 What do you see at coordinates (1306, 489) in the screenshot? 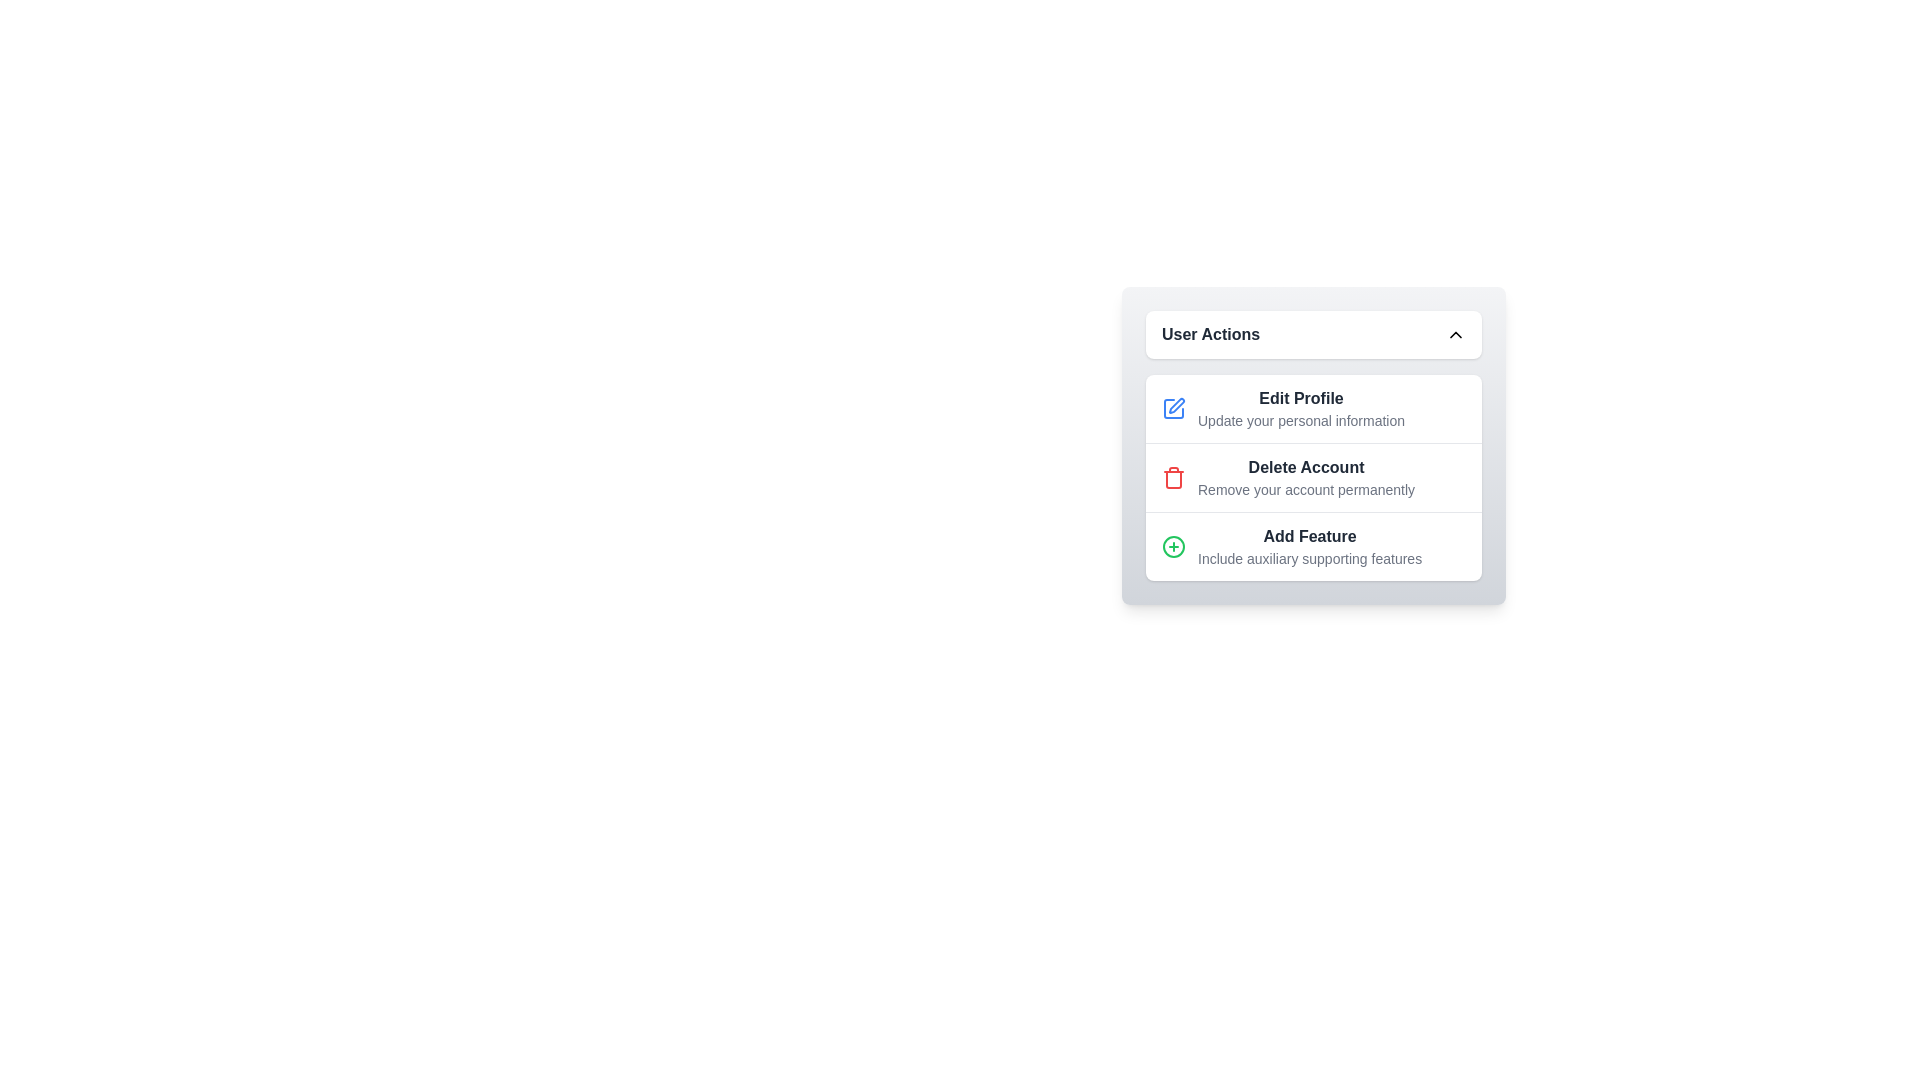
I see `the descriptive text element located under the 'Delete Account' heading, which provides additional context about the permanence of the action` at bounding box center [1306, 489].